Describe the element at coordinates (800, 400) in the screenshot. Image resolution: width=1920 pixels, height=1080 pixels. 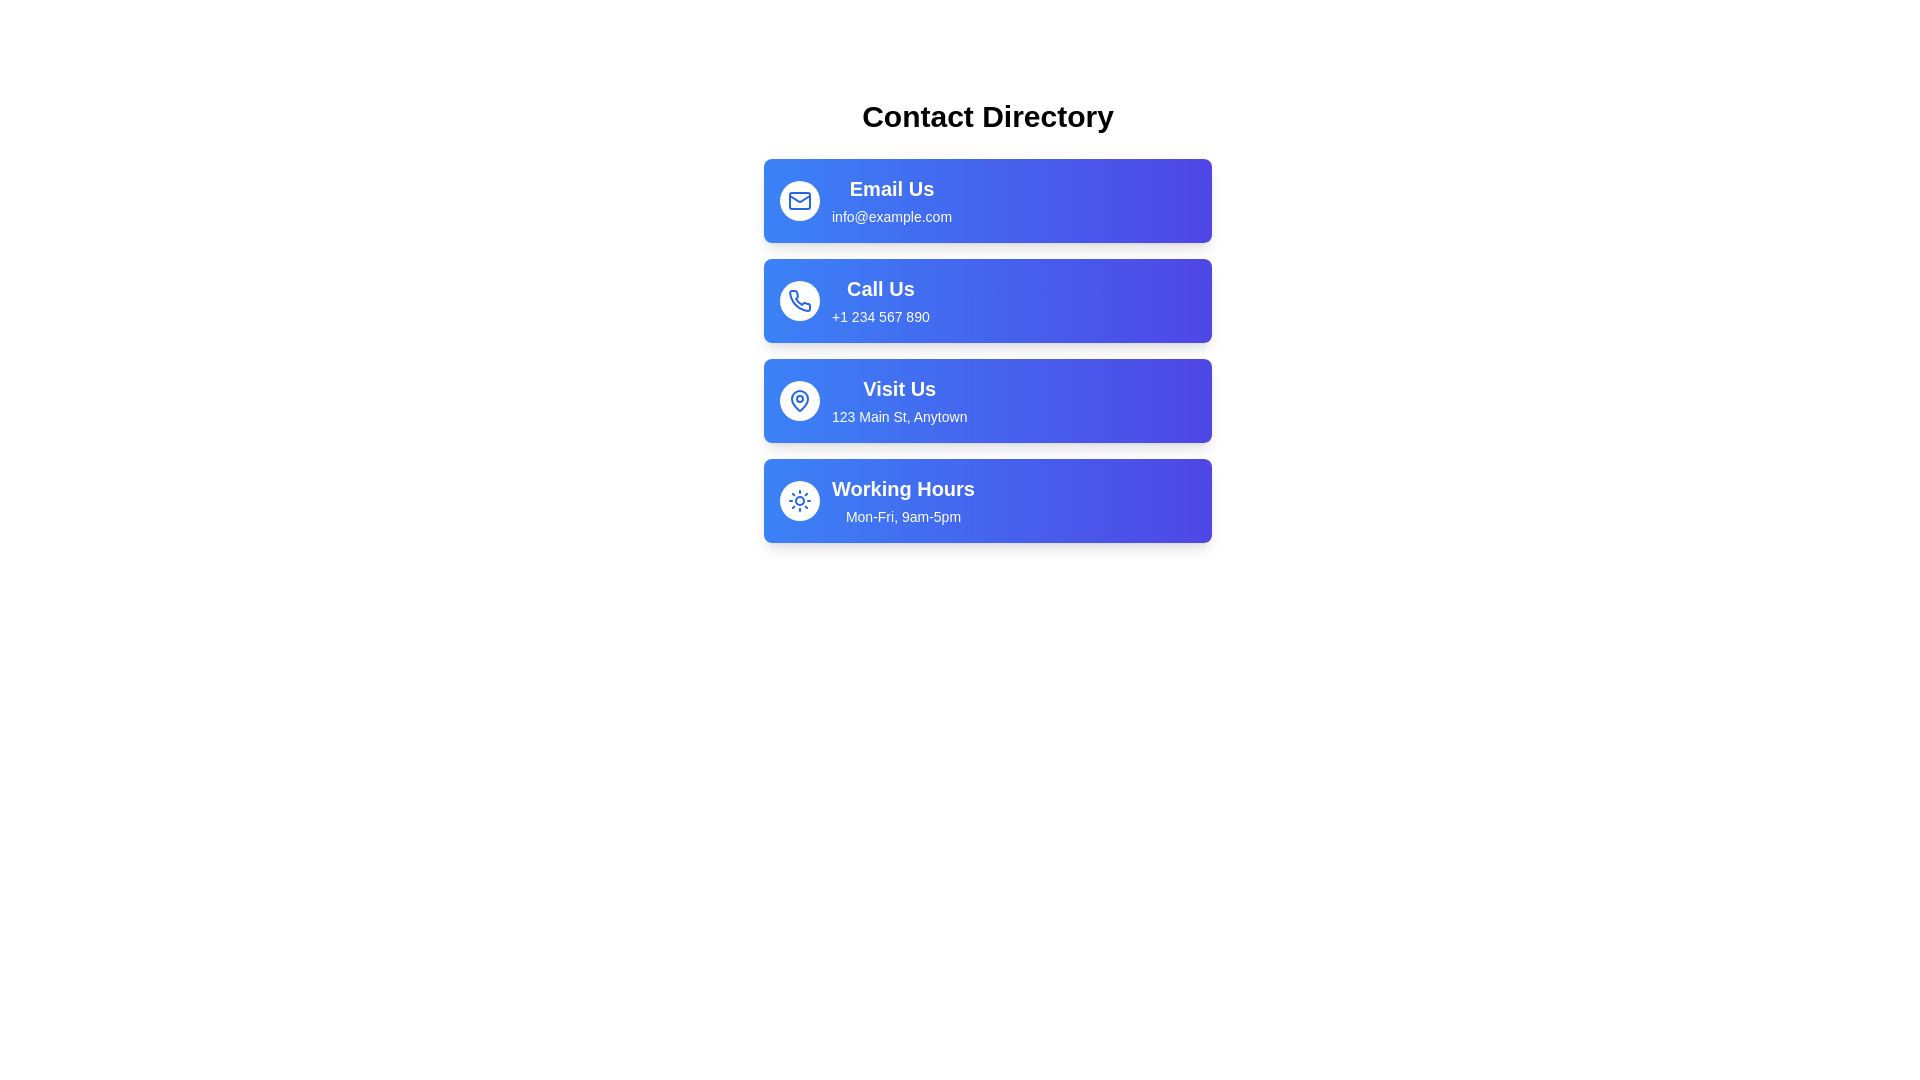
I see `the lower portion of the map pin-shaped icon located in the 'Visit Us' section of the UI, which is the third entry in a vertically stacked list of contact options` at that location.